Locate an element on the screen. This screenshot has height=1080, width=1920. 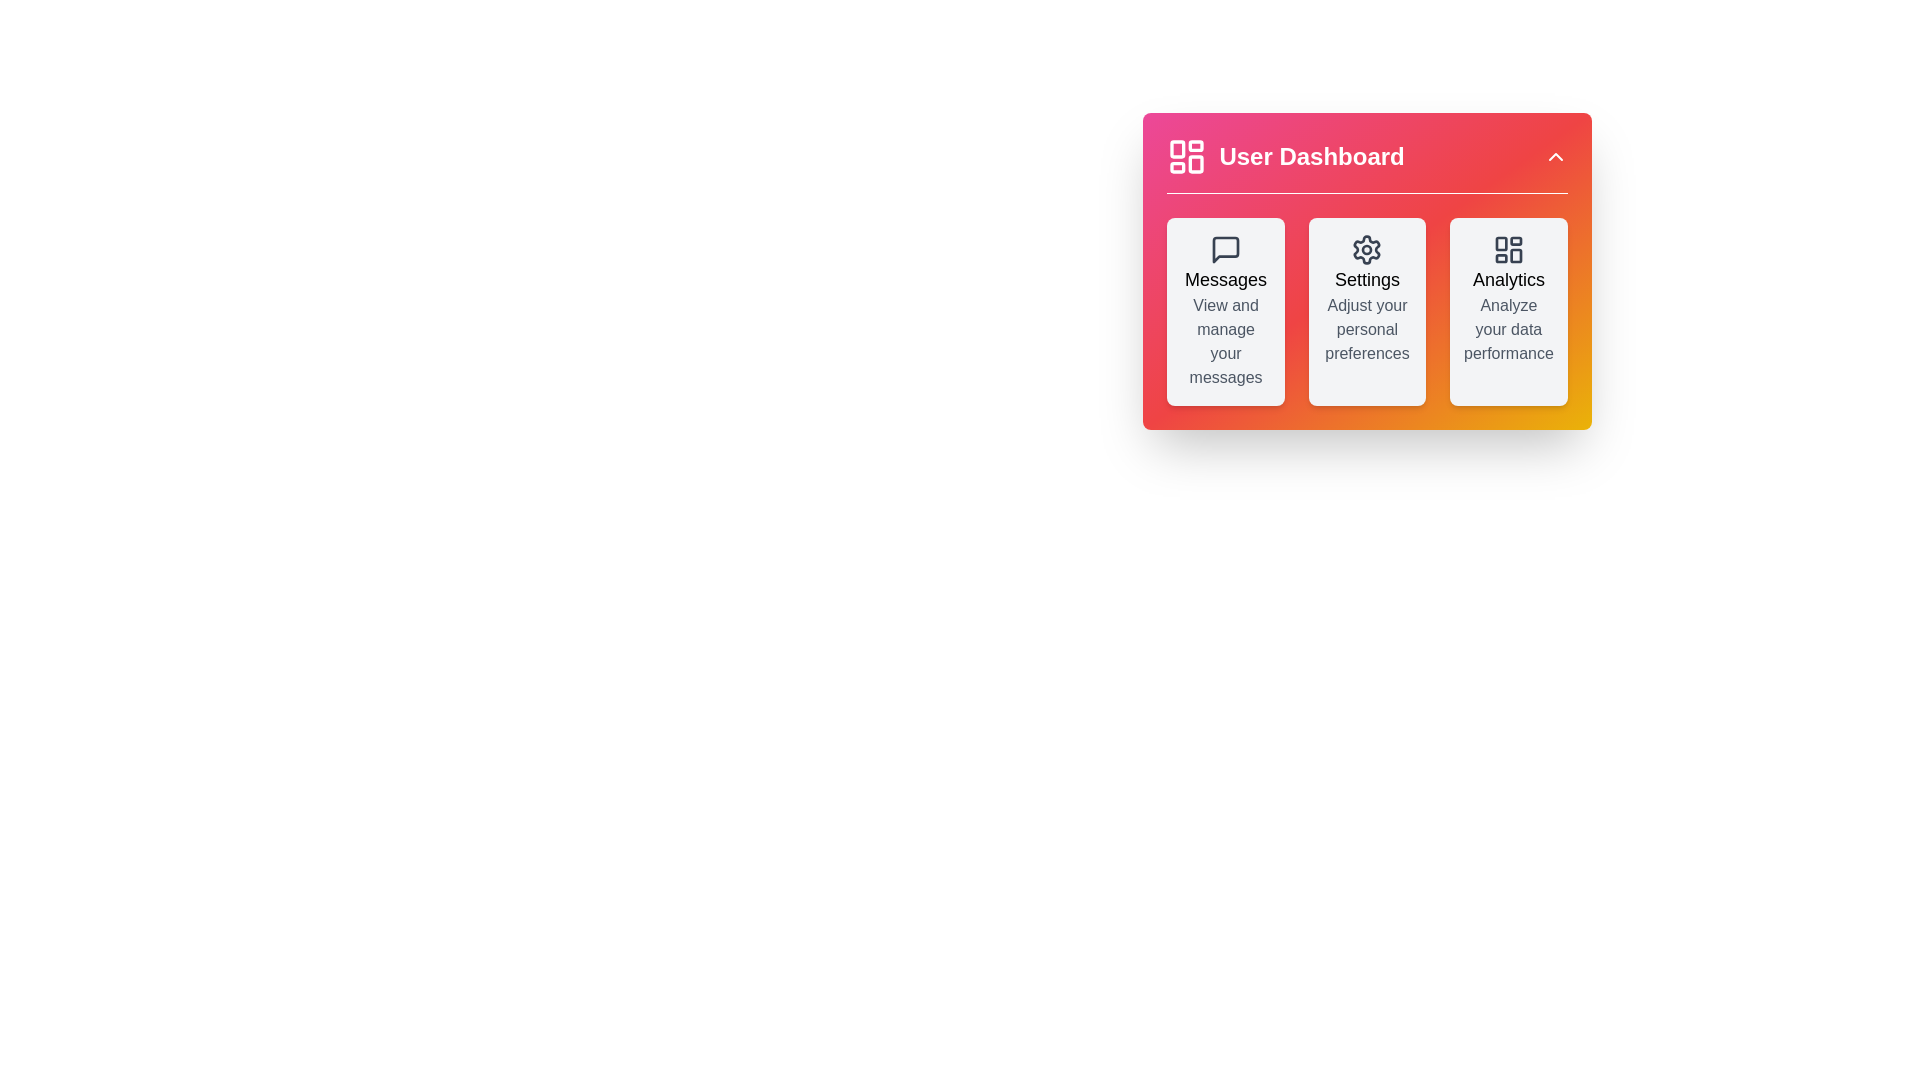
the 'User Dashboard' text label is located at coordinates (1312, 156).